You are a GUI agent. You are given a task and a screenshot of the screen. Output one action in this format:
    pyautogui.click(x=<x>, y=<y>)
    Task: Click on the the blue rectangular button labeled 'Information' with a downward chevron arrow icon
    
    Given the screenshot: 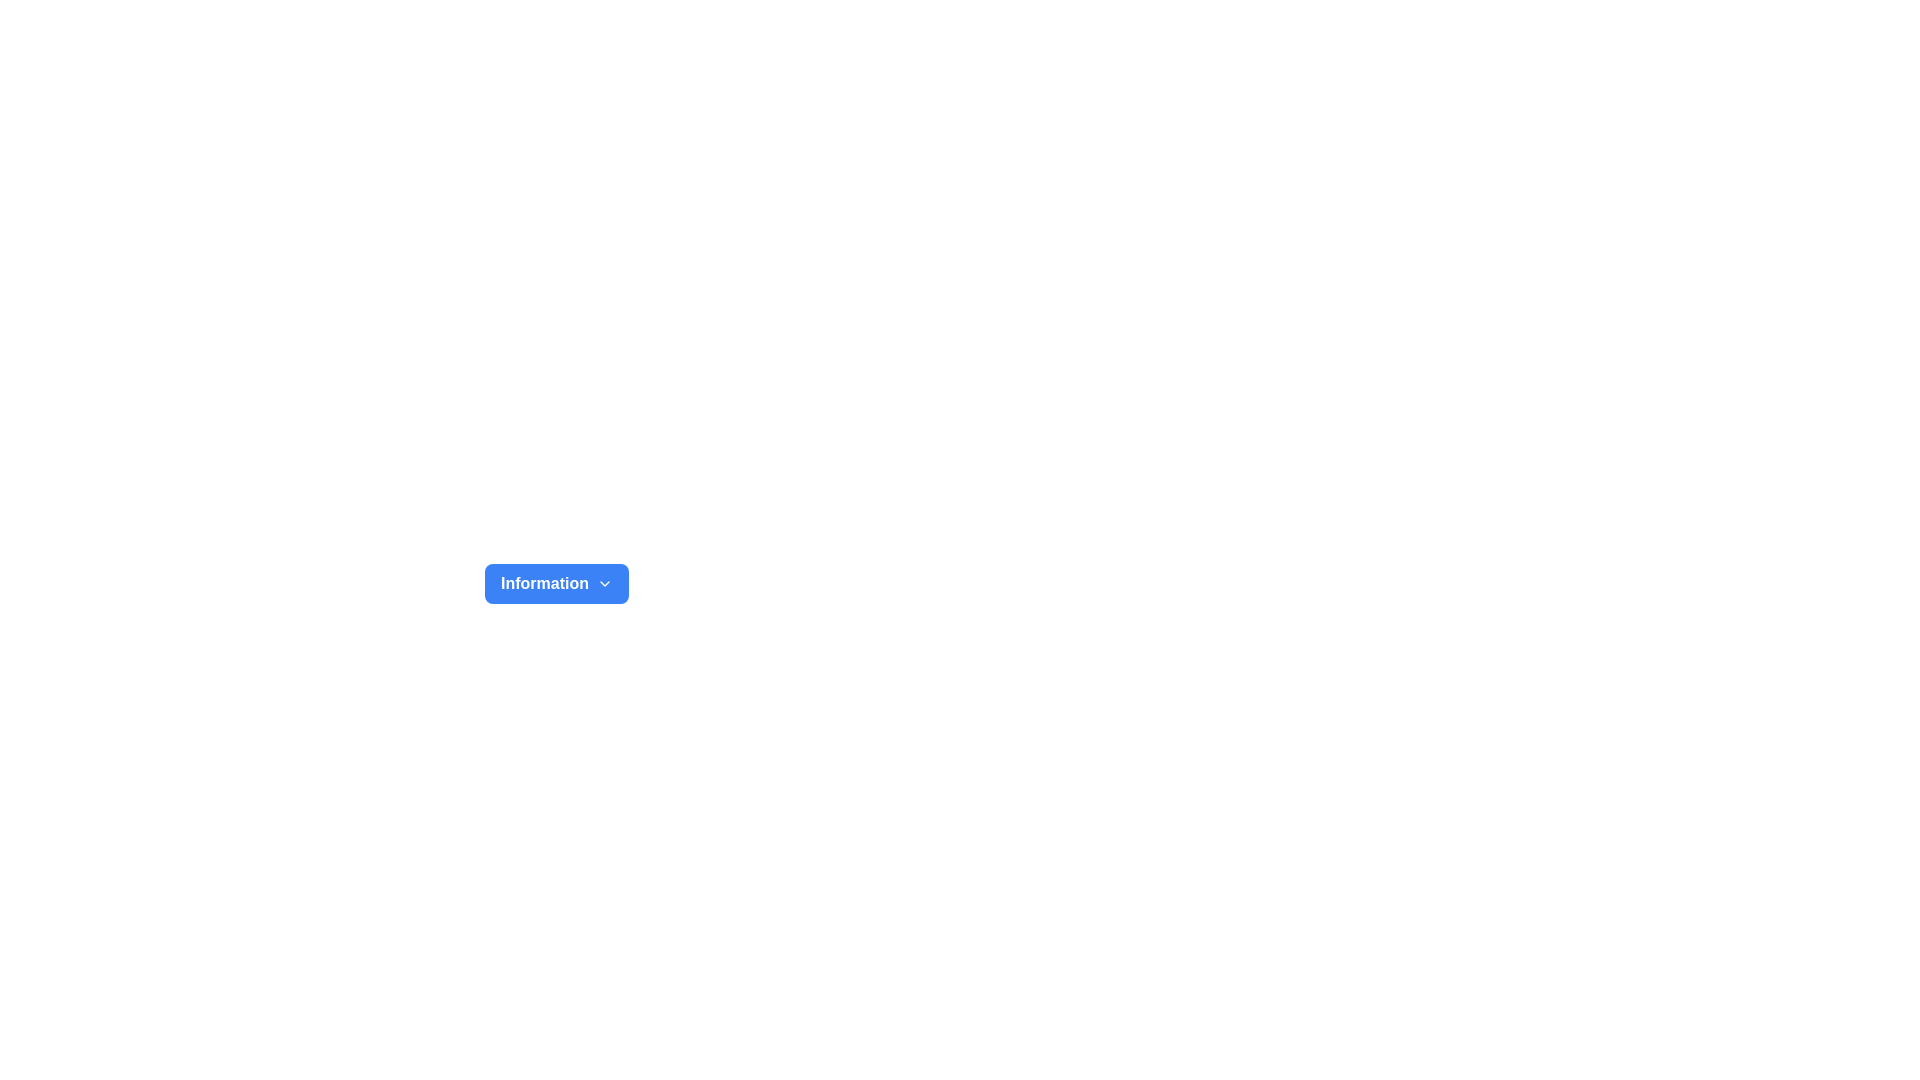 What is the action you would take?
    pyautogui.click(x=556, y=583)
    